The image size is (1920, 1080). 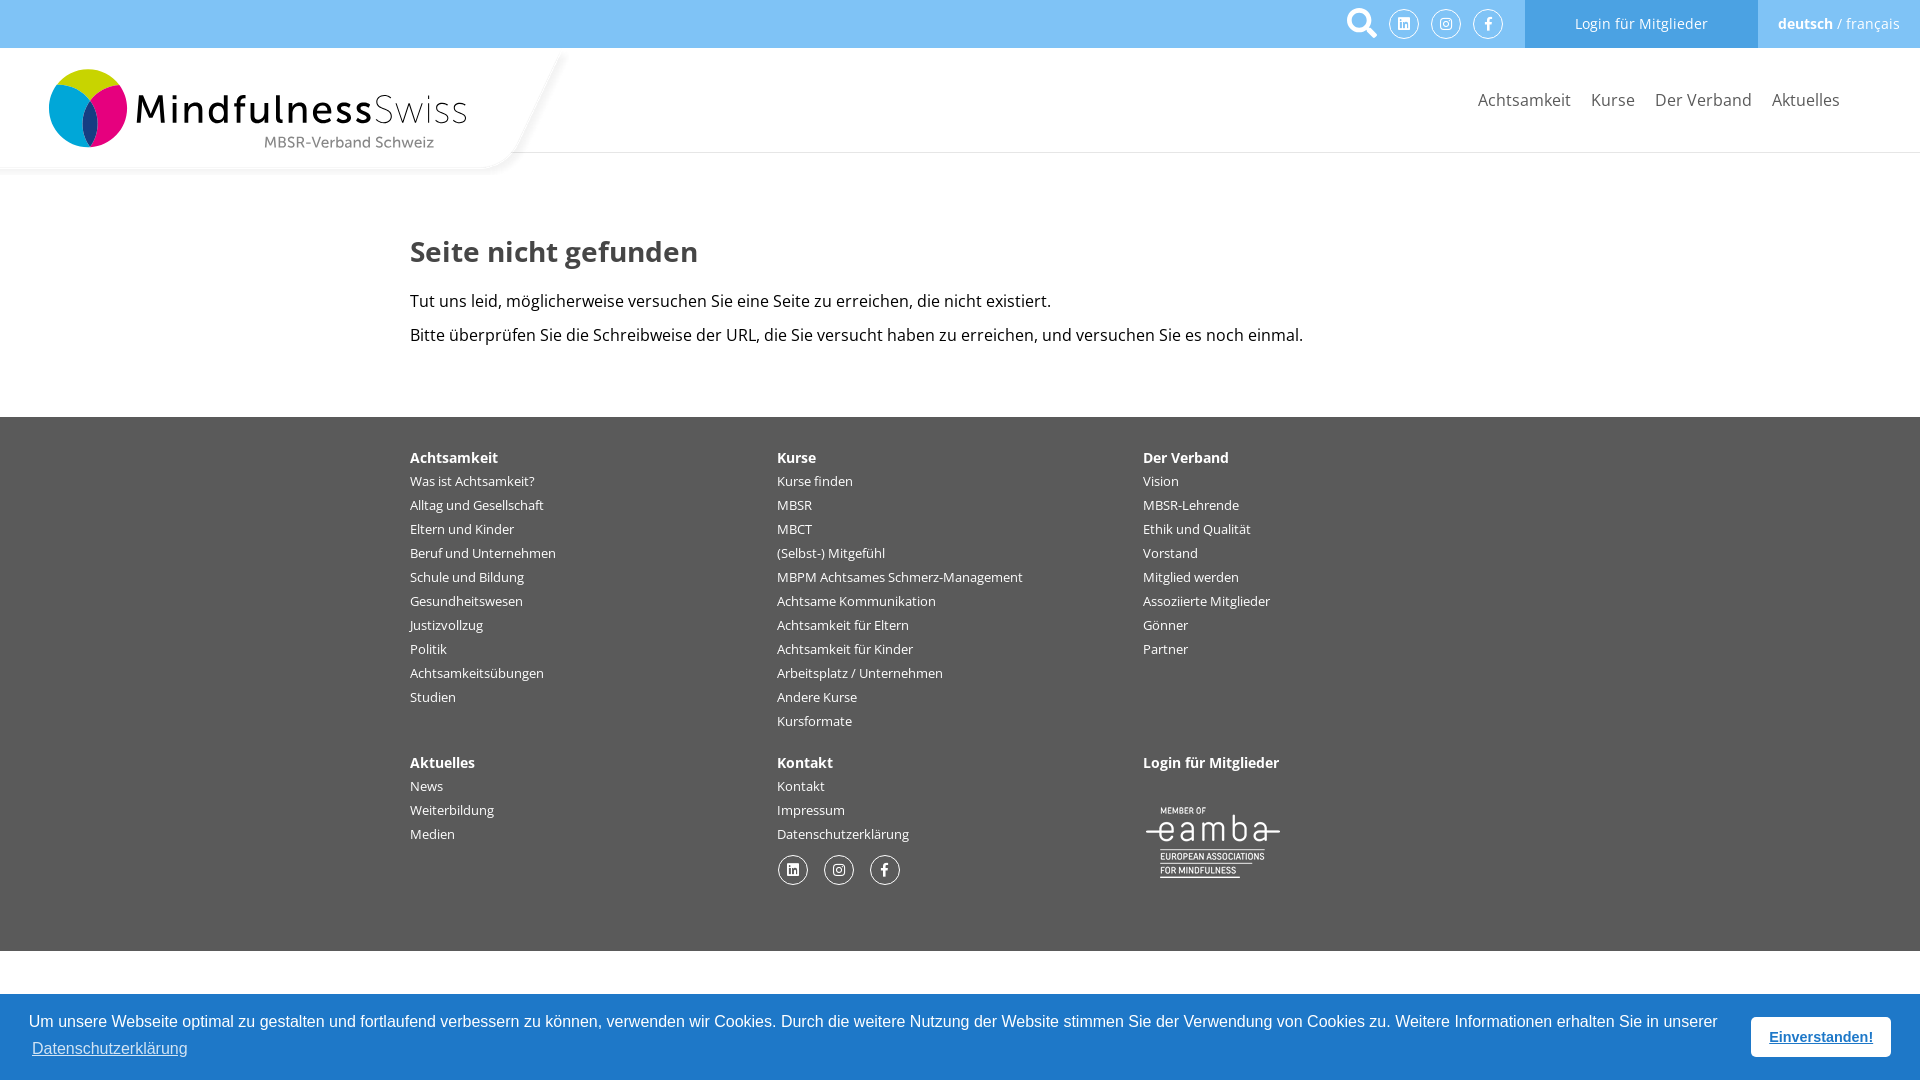 I want to click on 'Politik', so click(x=427, y=650).